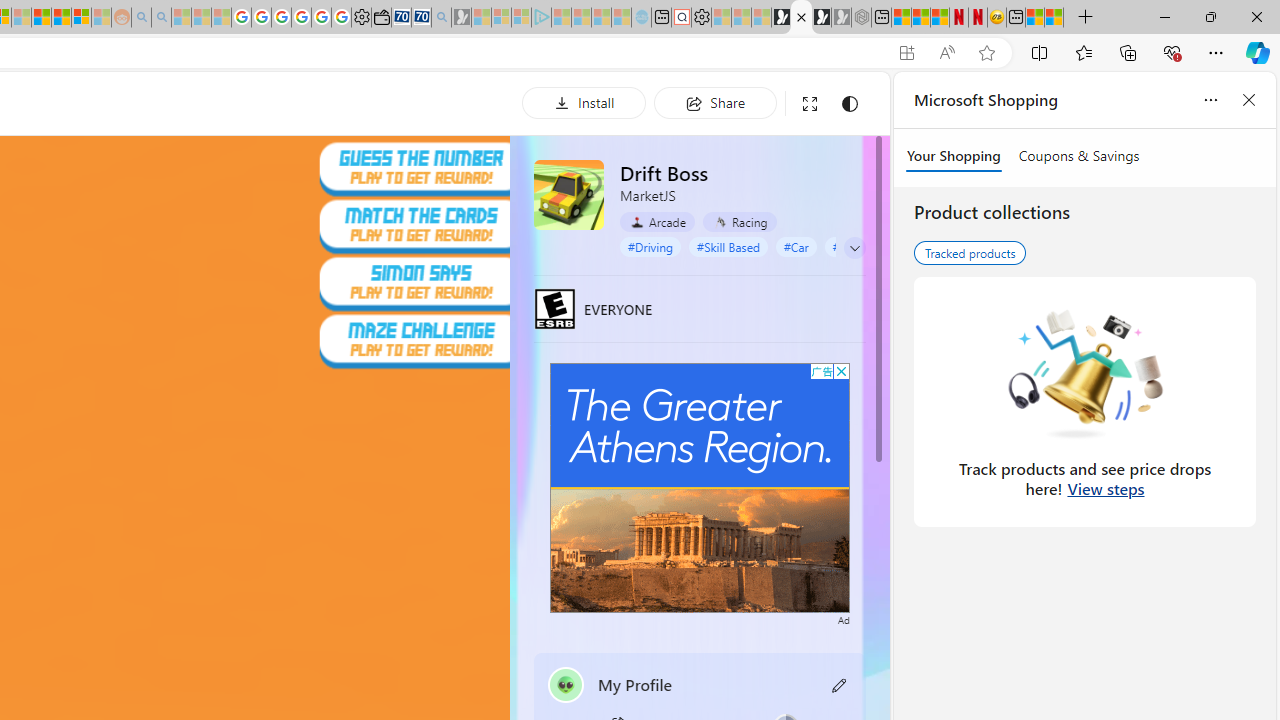 The image size is (1280, 720). I want to click on 'Play Free Online Games | Games from Microsoft Start', so click(780, 17).